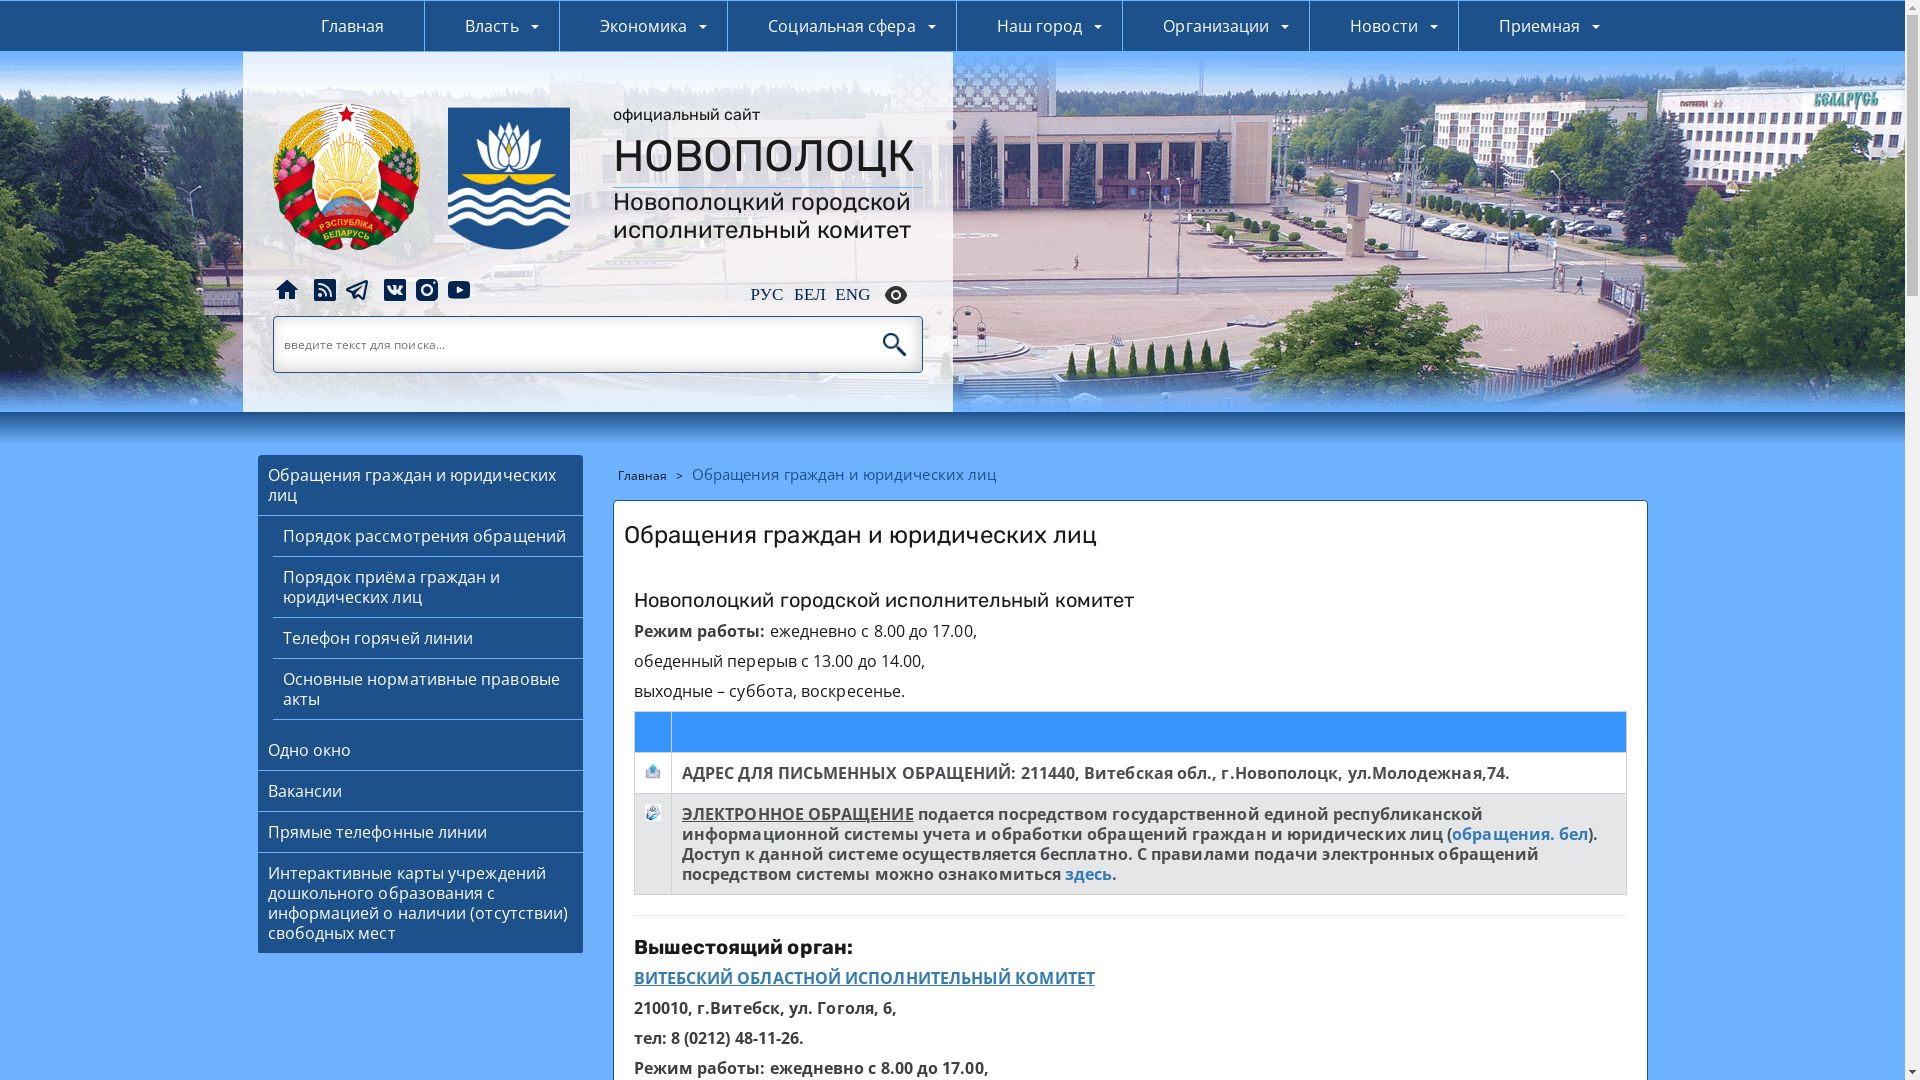  I want to click on 'Telegram', so click(341, 288).